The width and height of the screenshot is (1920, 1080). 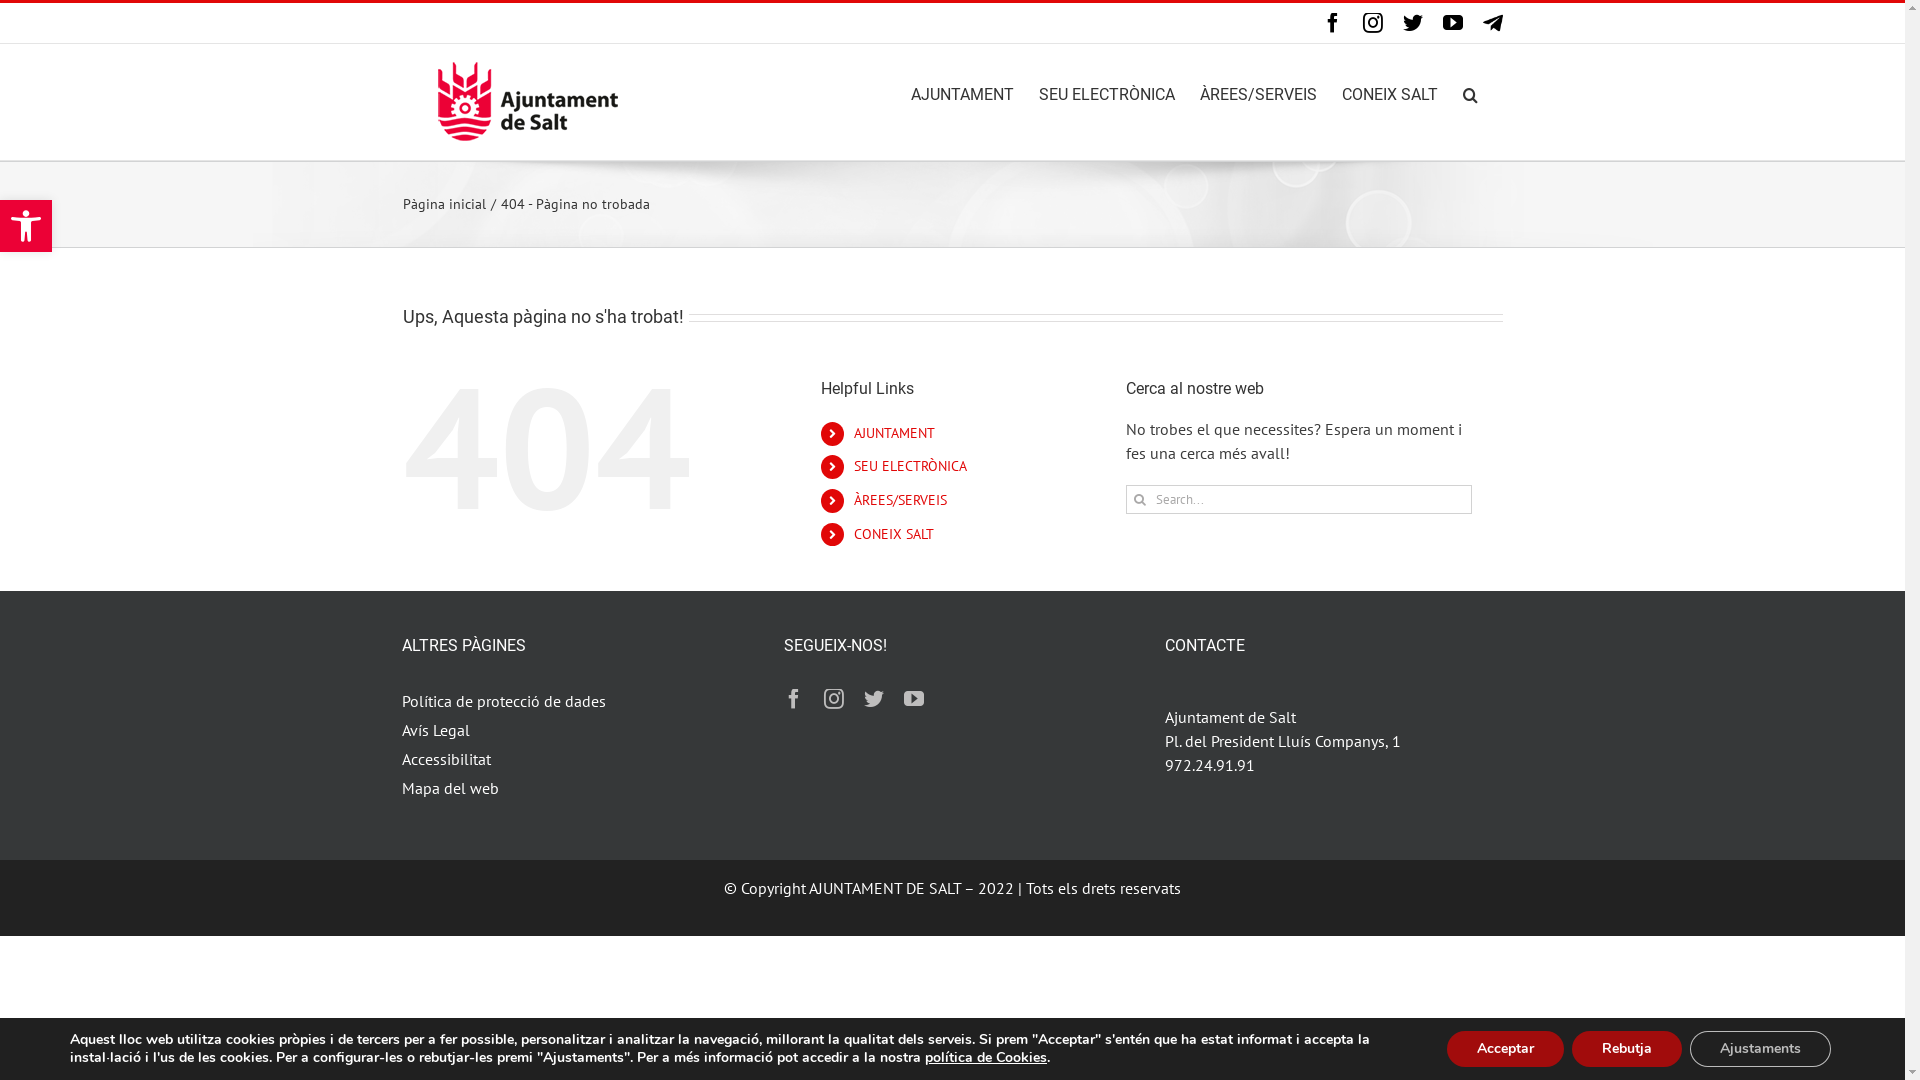 What do you see at coordinates (892, 532) in the screenshot?
I see `'CONEIX SALT'` at bounding box center [892, 532].